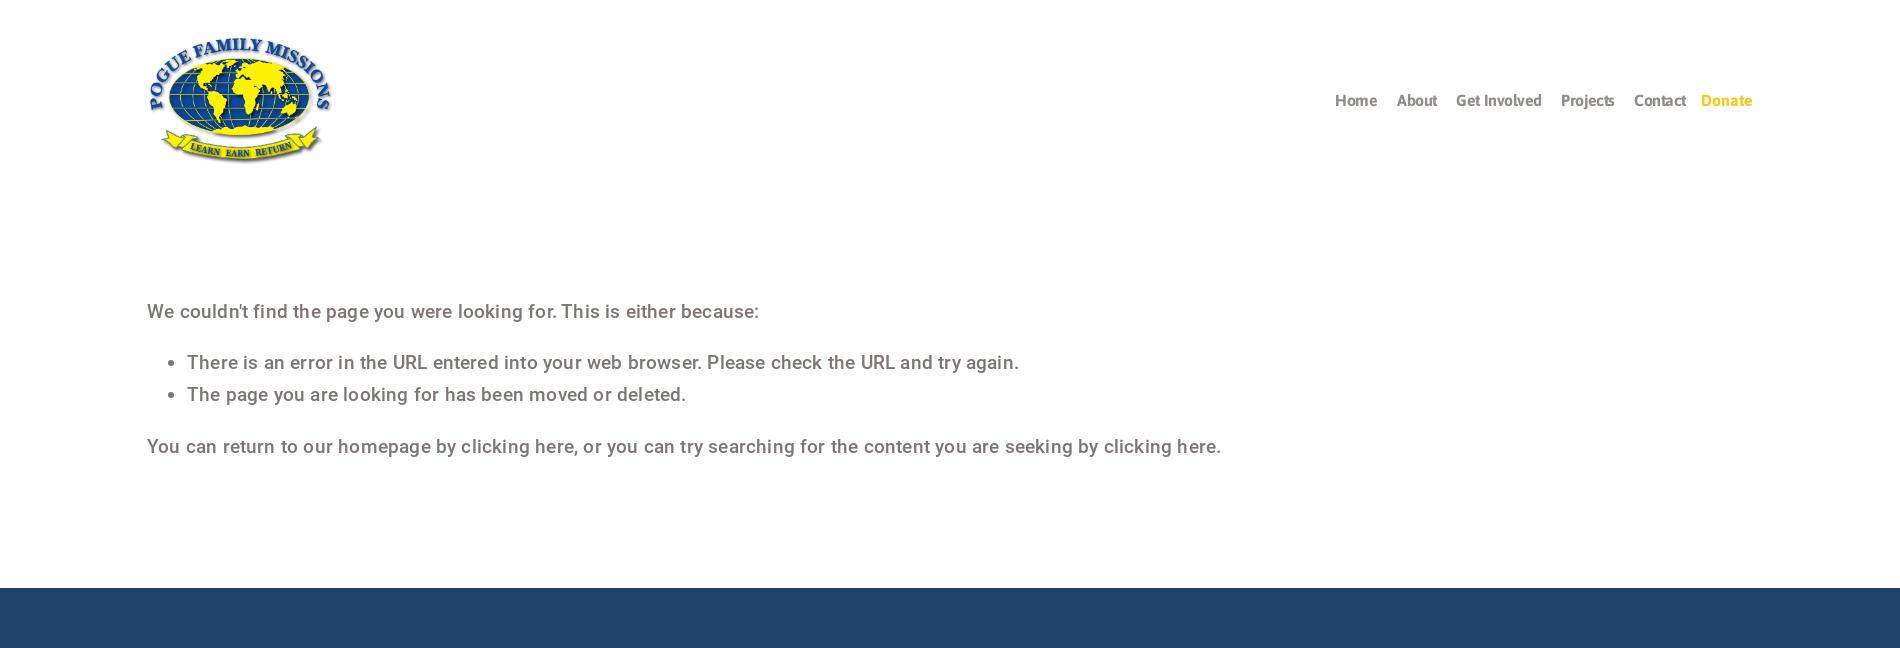 The height and width of the screenshot is (648, 1900). Describe the element at coordinates (1660, 99) in the screenshot. I see `'Contact'` at that location.